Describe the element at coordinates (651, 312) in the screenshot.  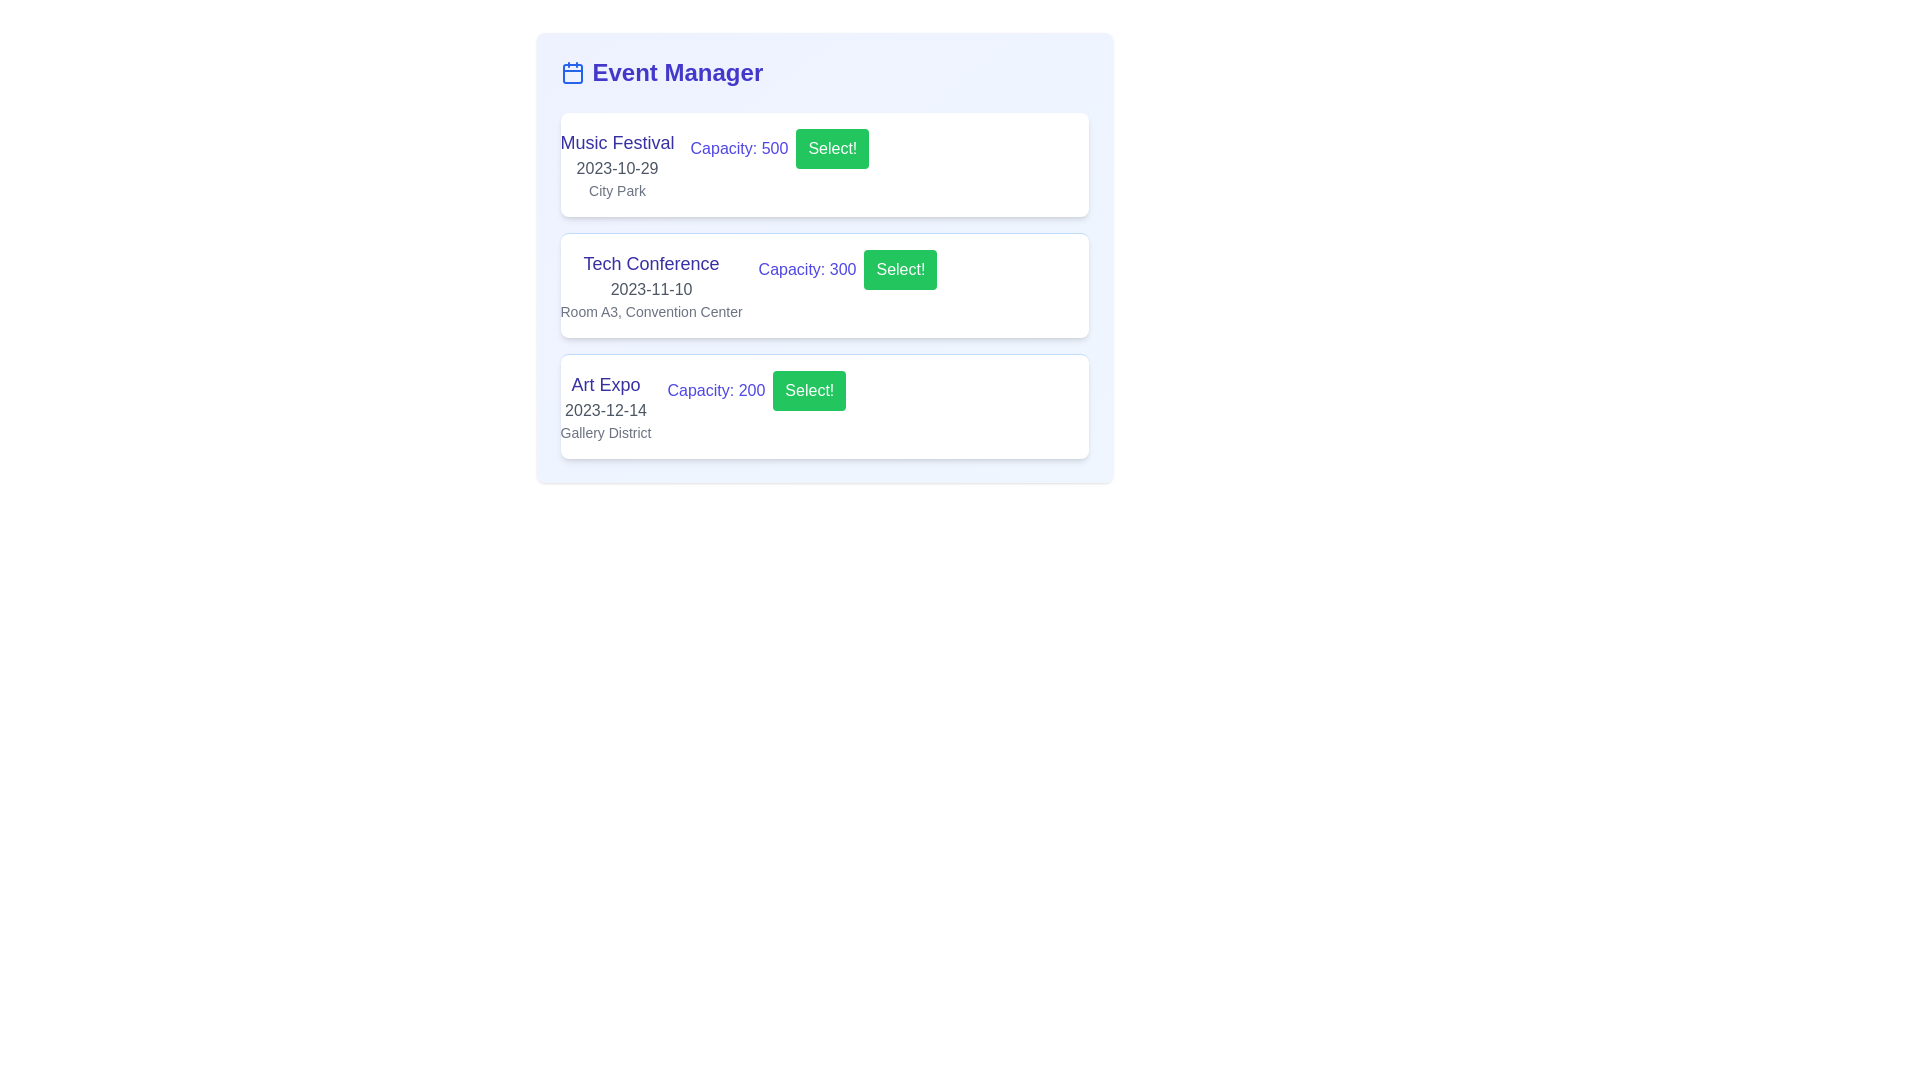
I see `the text label reading 'Room A3, Convention Center' which is styled in a small gray font and is located at the bottom of the event information box in the card layout` at that location.